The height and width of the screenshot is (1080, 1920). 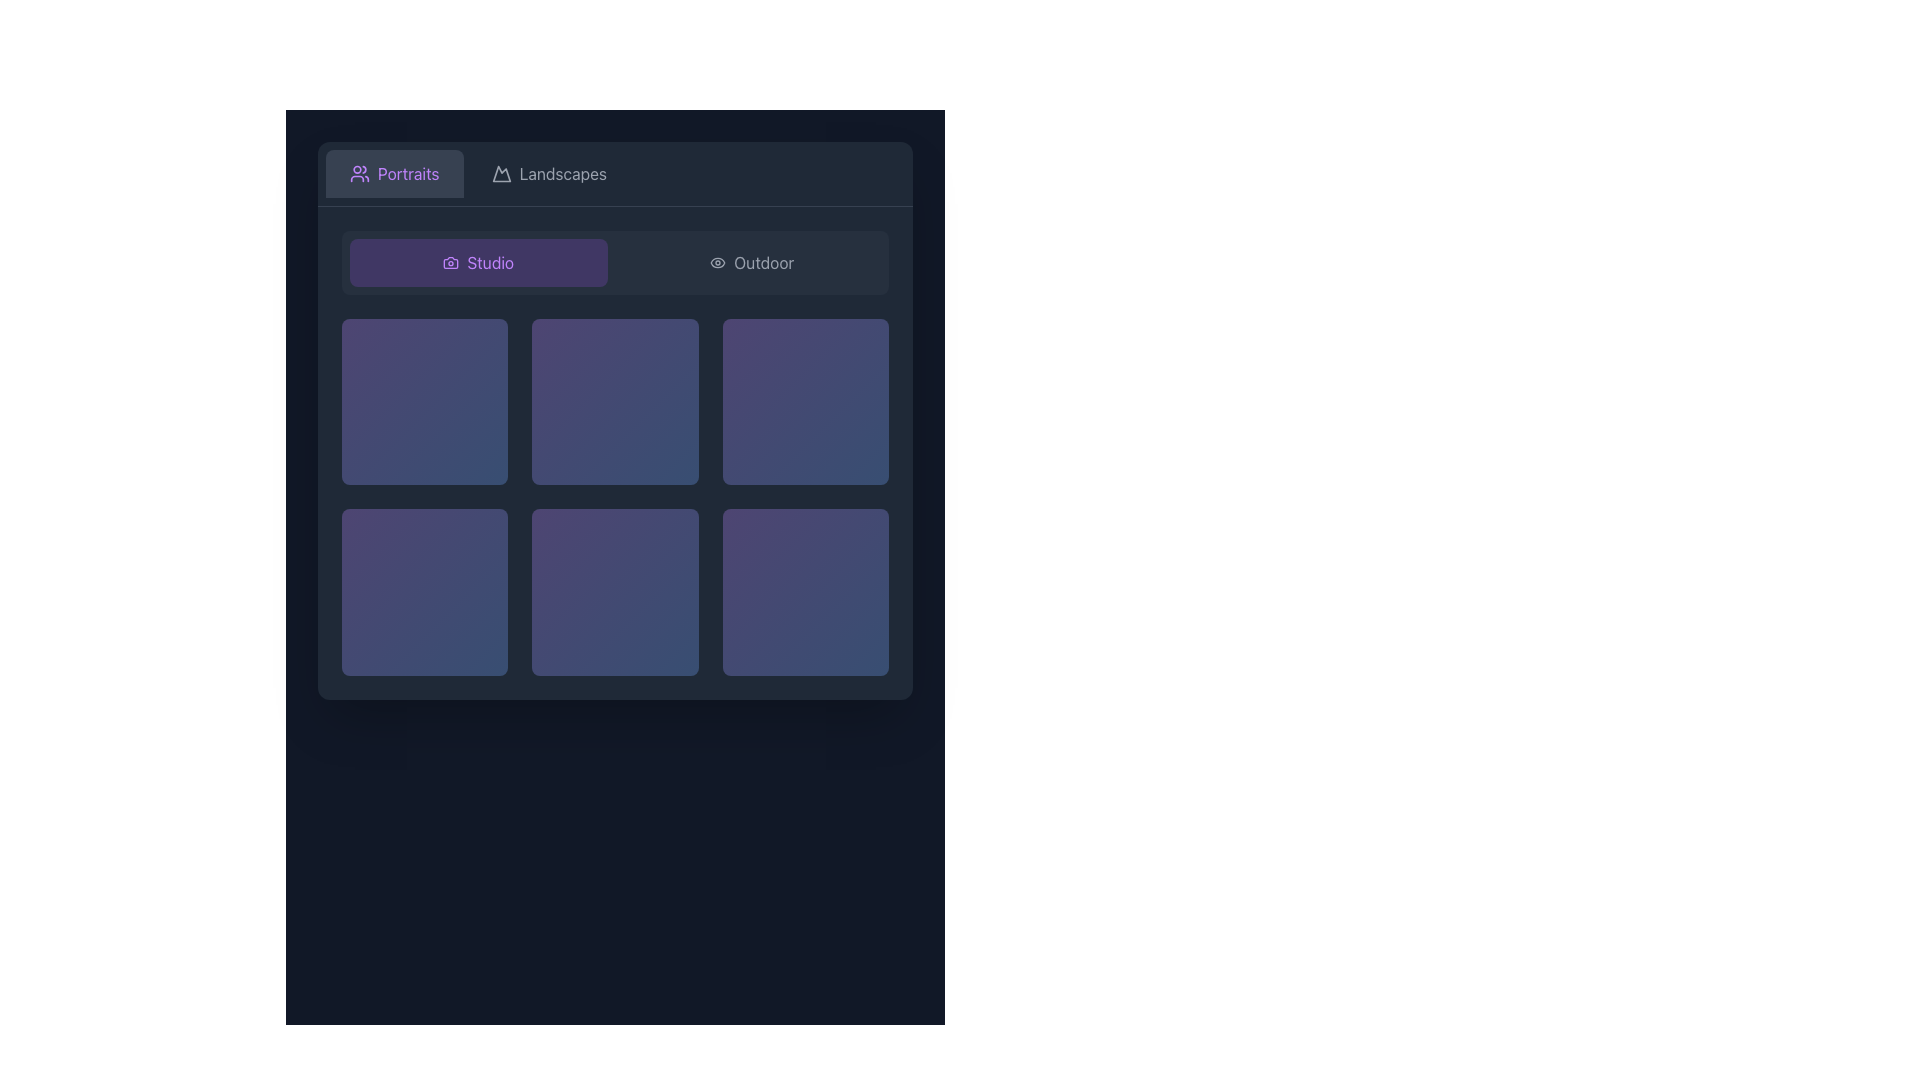 What do you see at coordinates (805, 649) in the screenshot?
I see `the interactive placeholder at the bottom section of the sixth photo card labeled 'Photo Title 6'` at bounding box center [805, 649].